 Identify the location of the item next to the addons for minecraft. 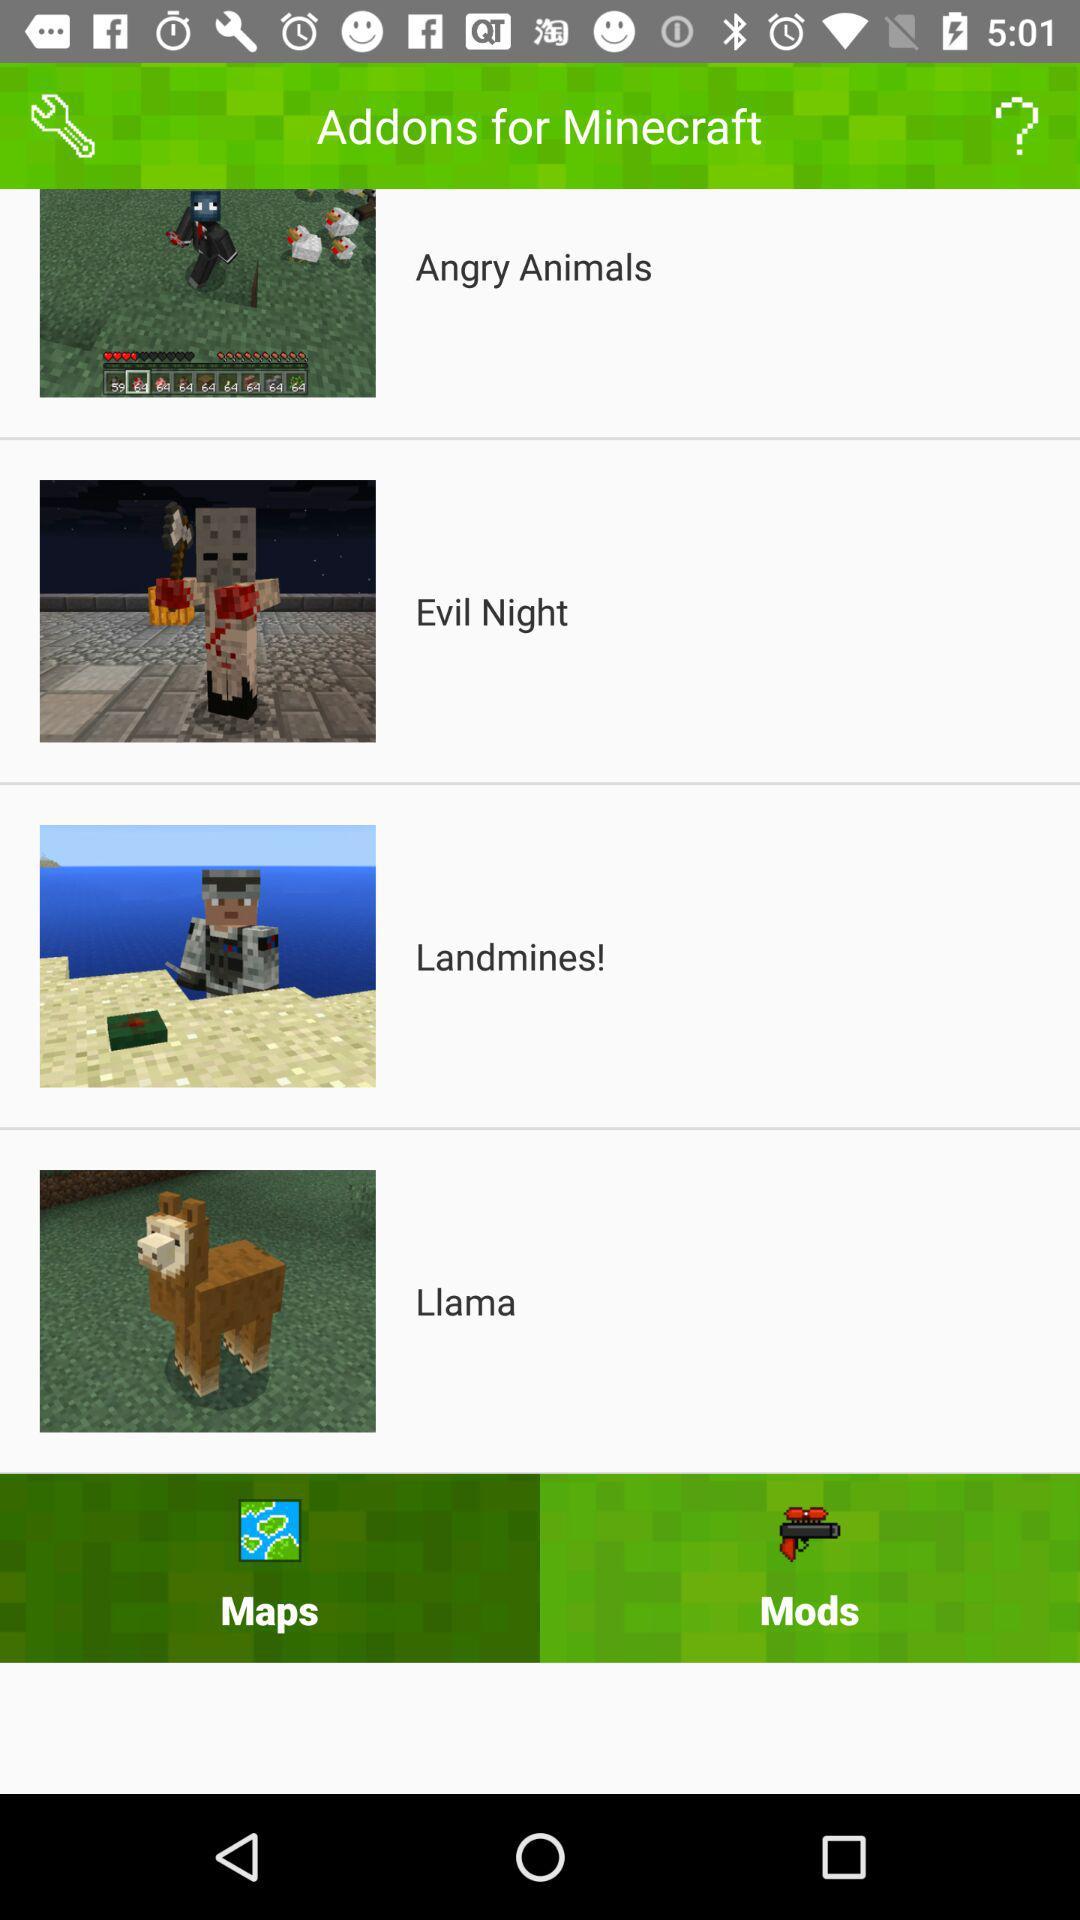
(61, 124).